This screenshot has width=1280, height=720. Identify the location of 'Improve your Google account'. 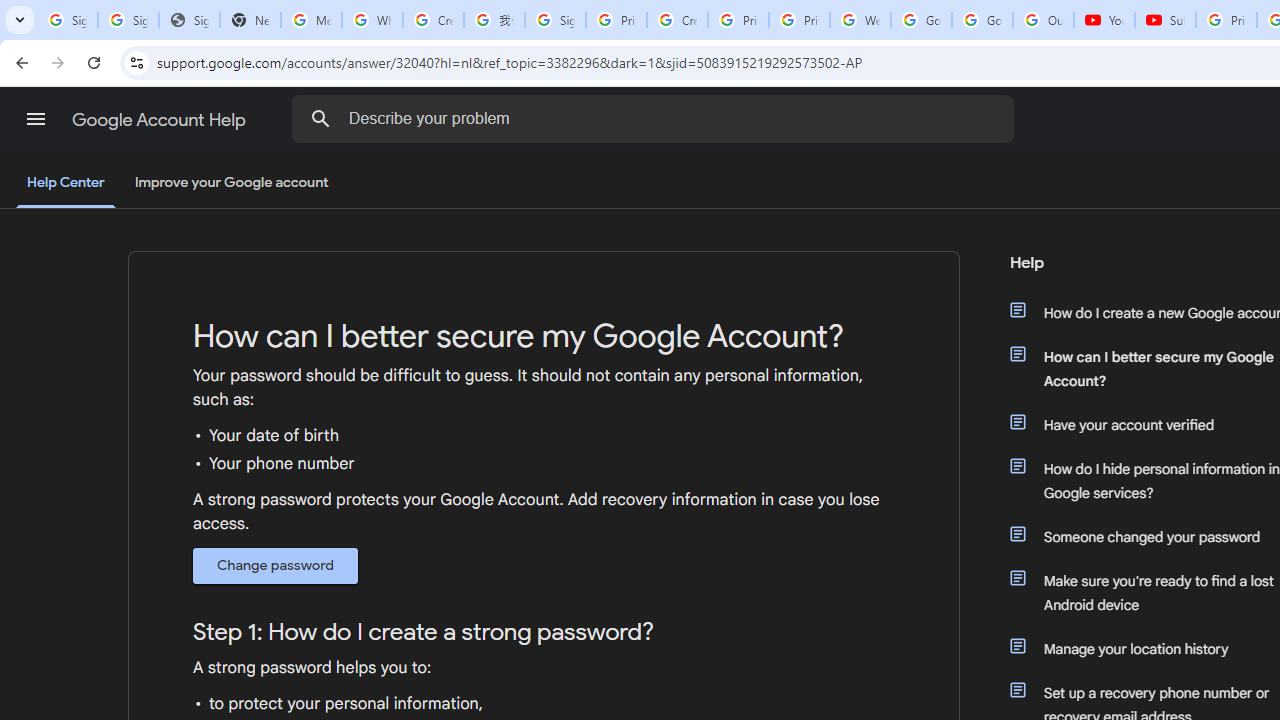
(231, 183).